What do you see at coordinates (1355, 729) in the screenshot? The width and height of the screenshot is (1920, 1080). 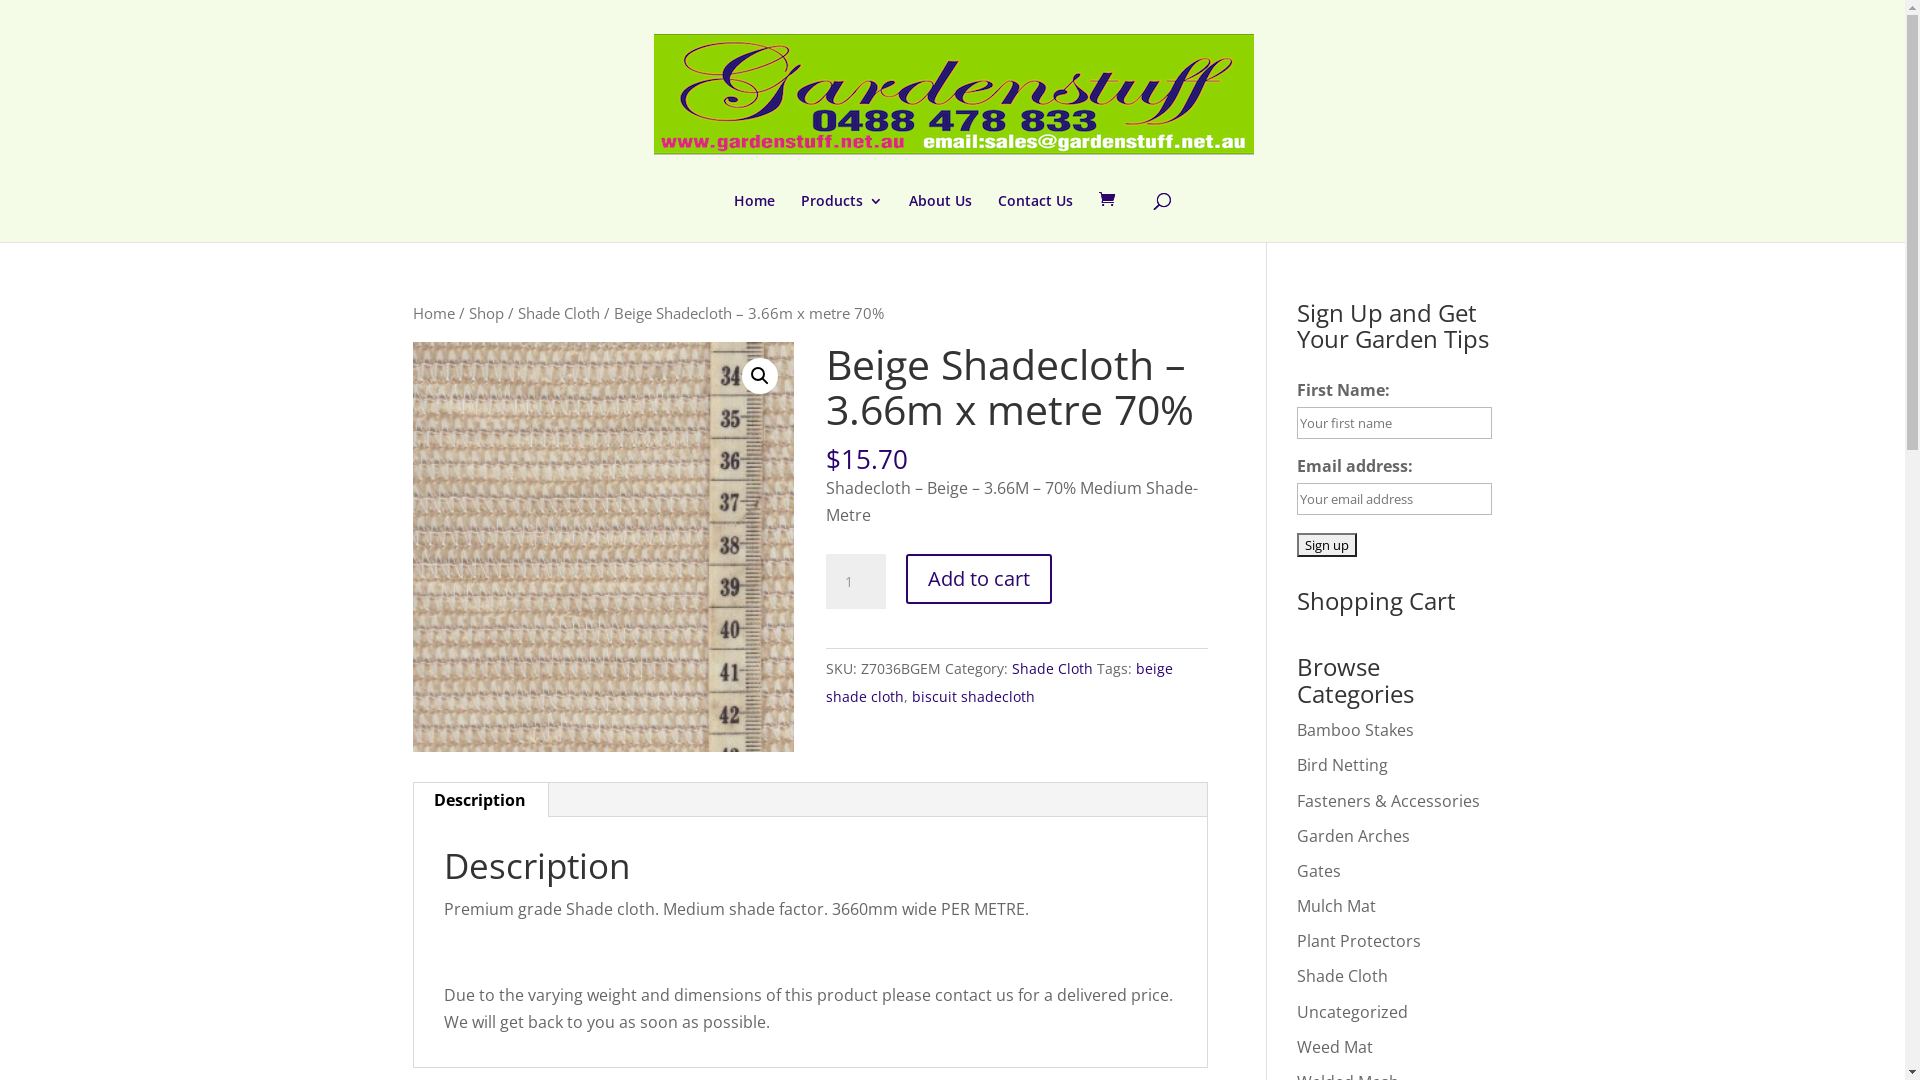 I see `'Bamboo Stakes'` at bounding box center [1355, 729].